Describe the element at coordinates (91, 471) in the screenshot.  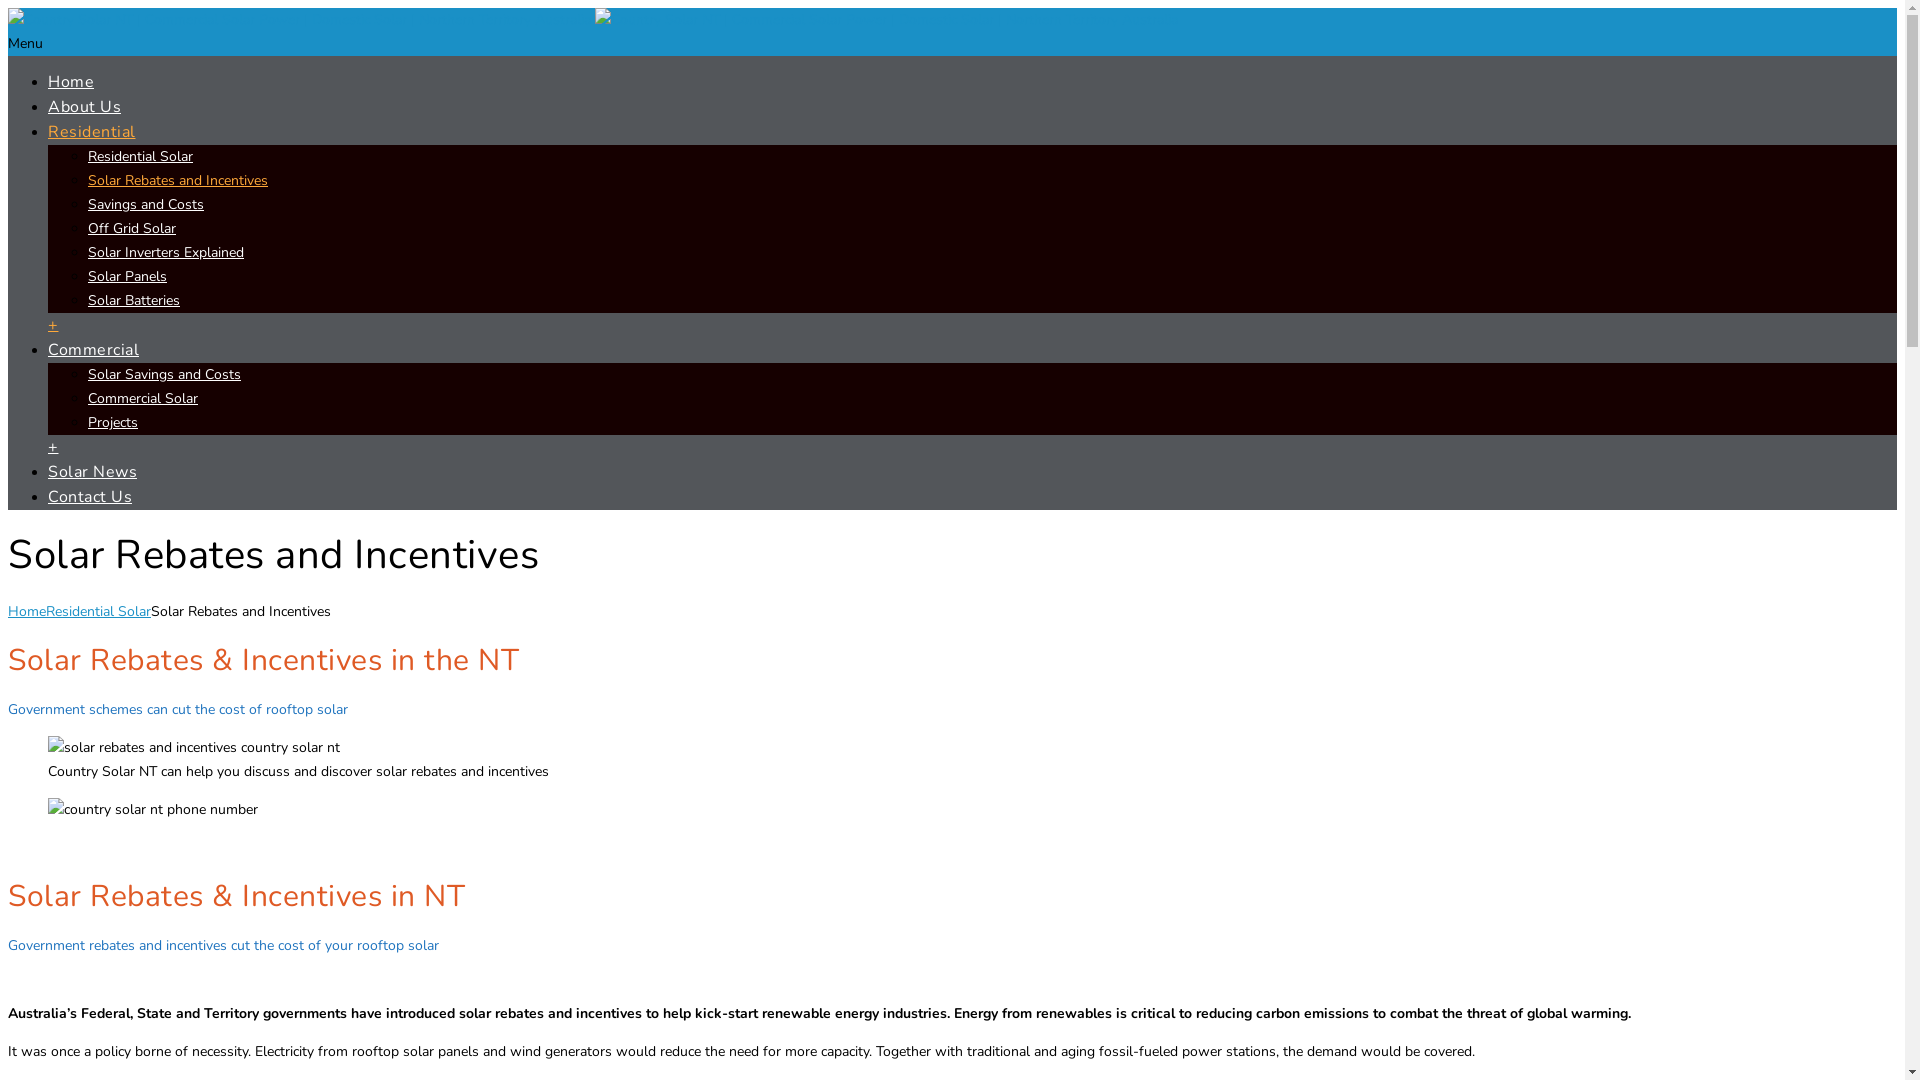
I see `'Solar News'` at that location.